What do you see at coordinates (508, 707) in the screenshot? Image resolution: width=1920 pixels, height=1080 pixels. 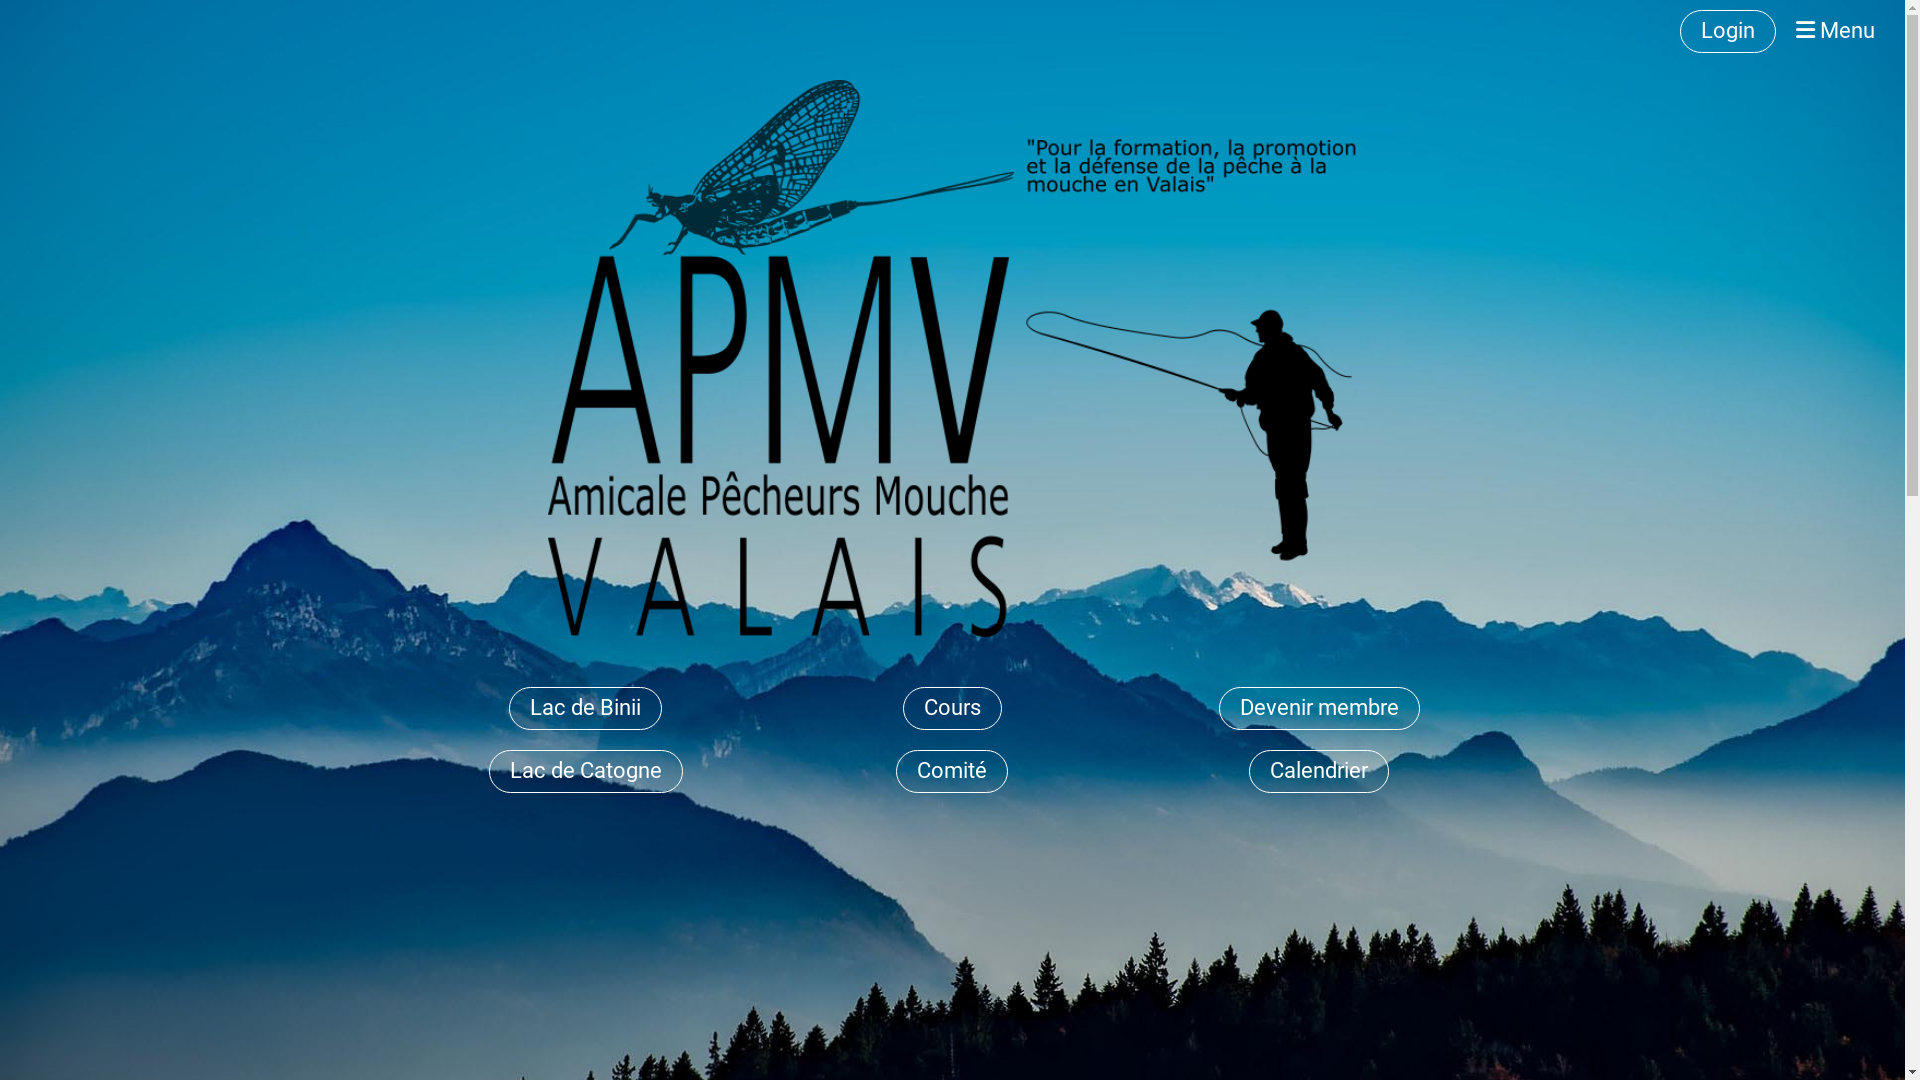 I see `'Lac de Binii'` at bounding box center [508, 707].